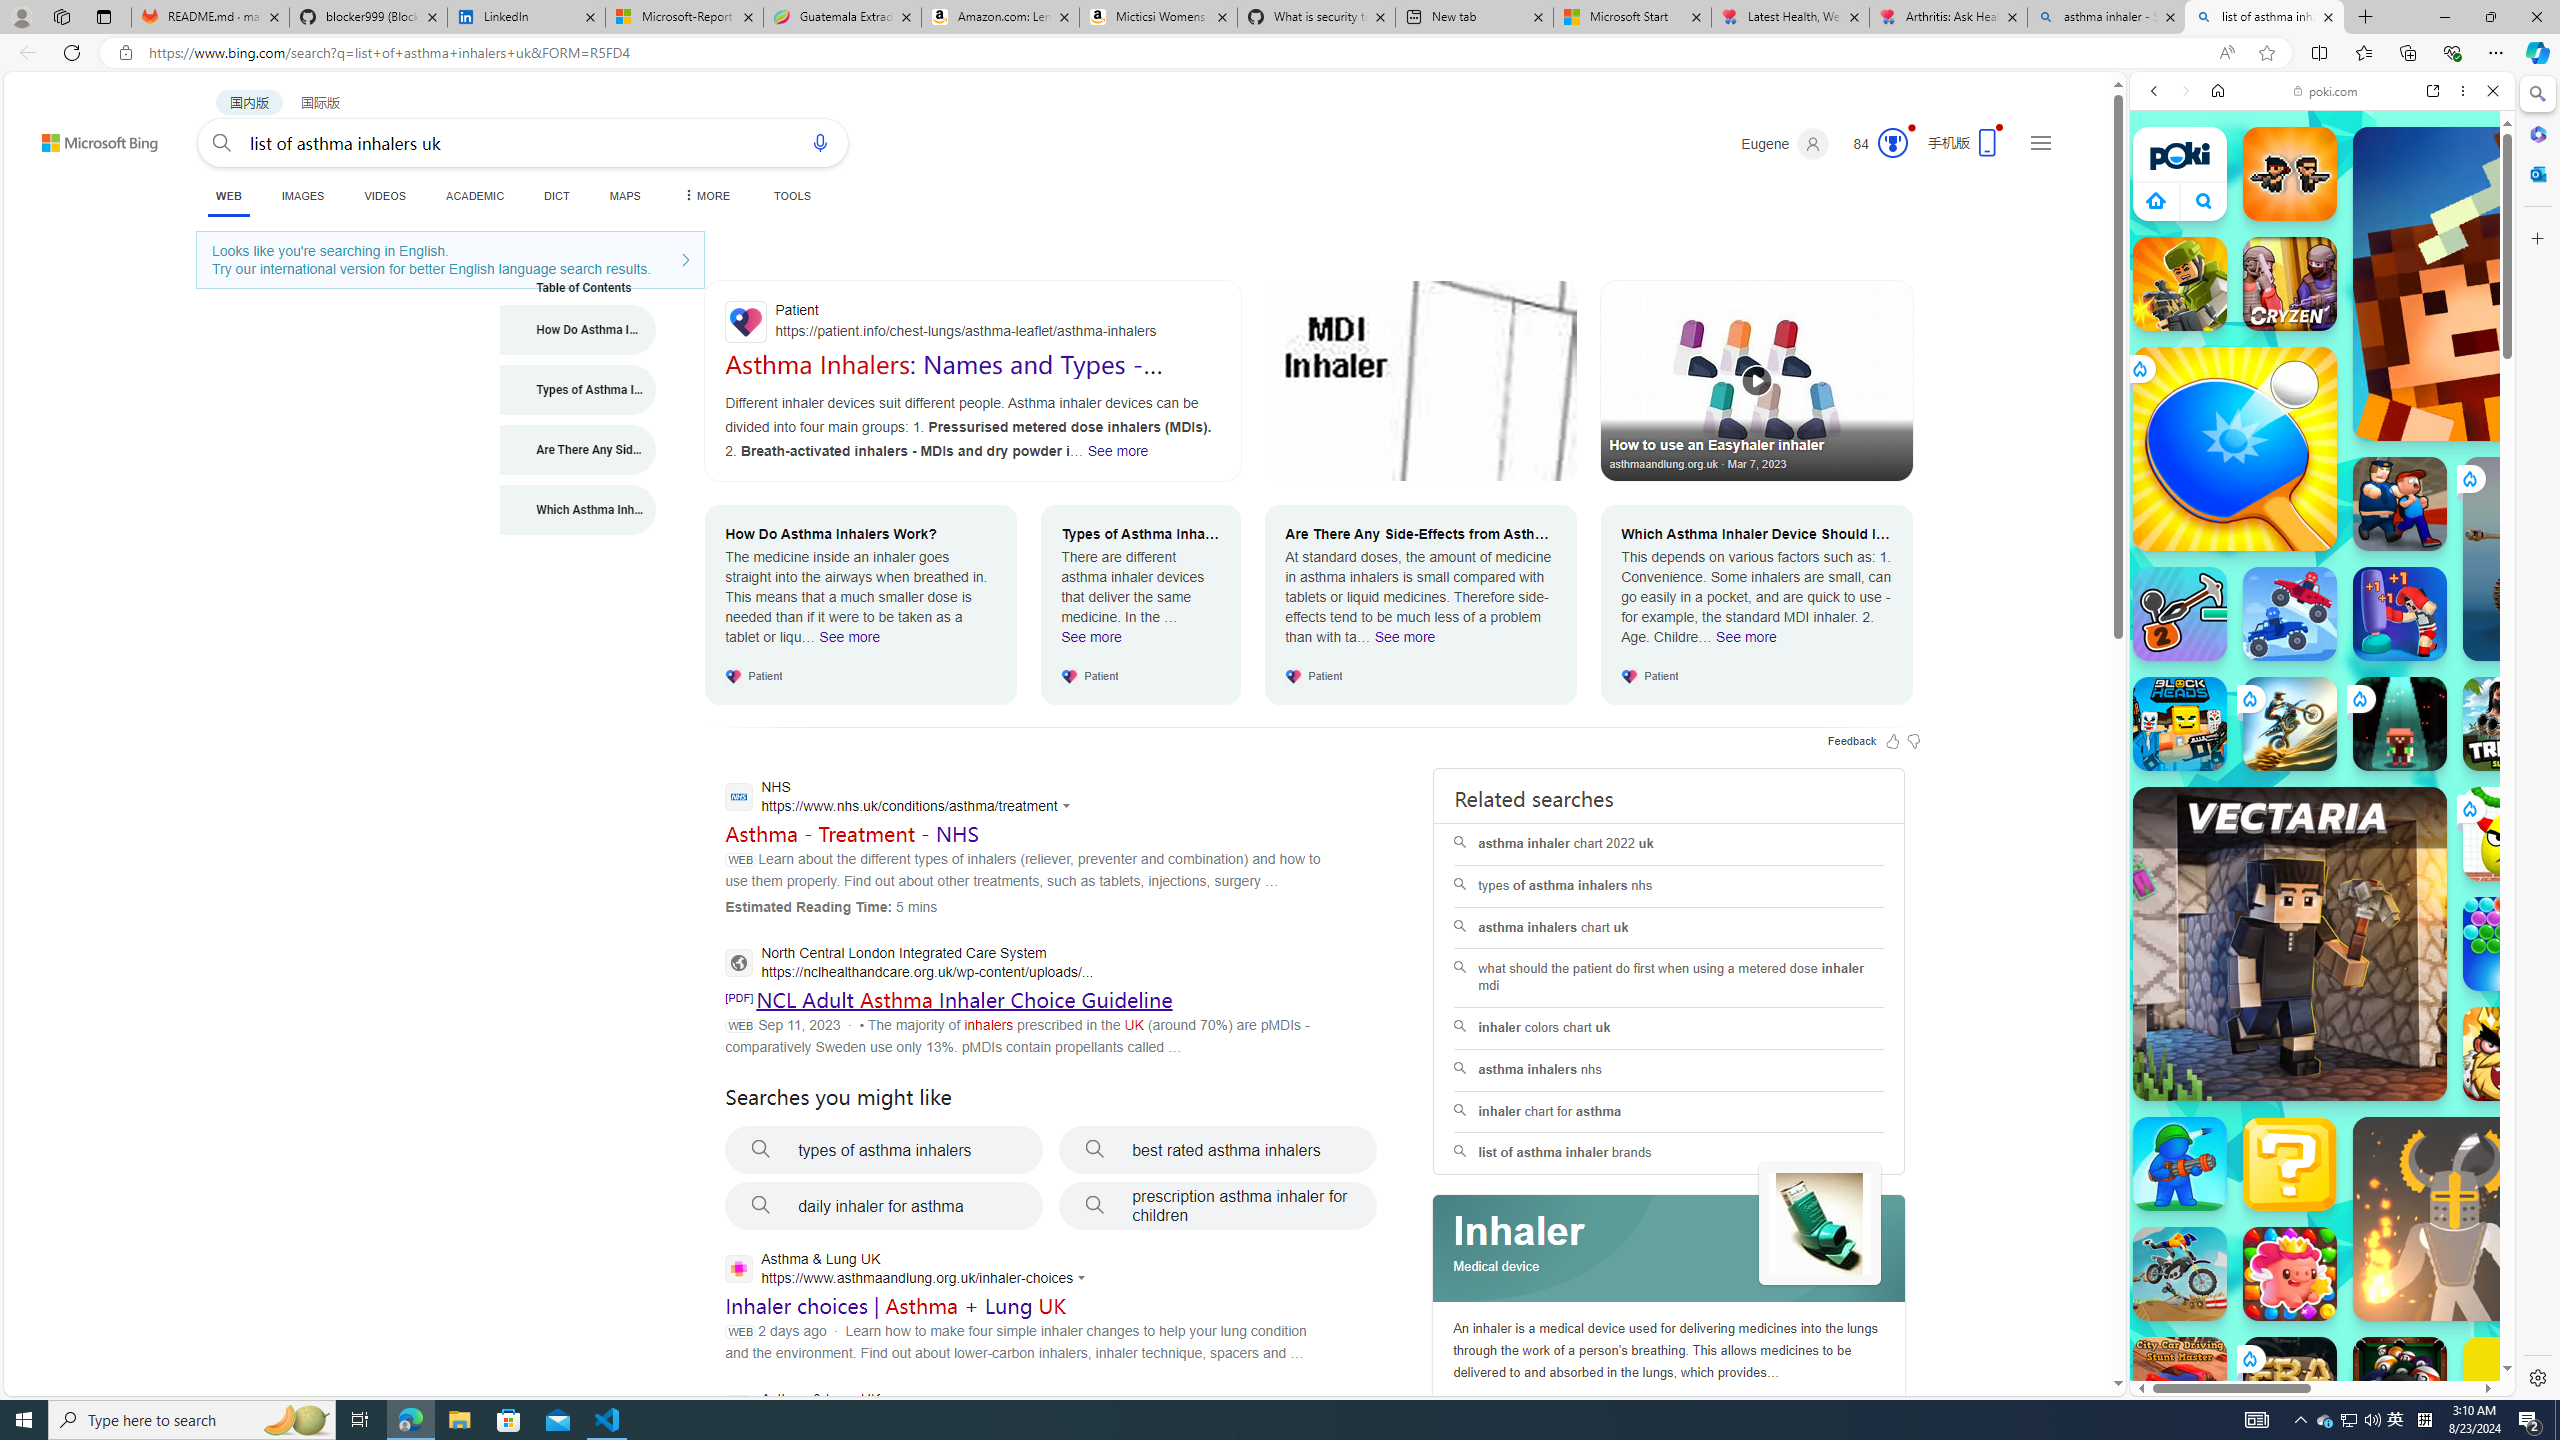  I want to click on 'Hills of Steel', so click(2222, 1019).